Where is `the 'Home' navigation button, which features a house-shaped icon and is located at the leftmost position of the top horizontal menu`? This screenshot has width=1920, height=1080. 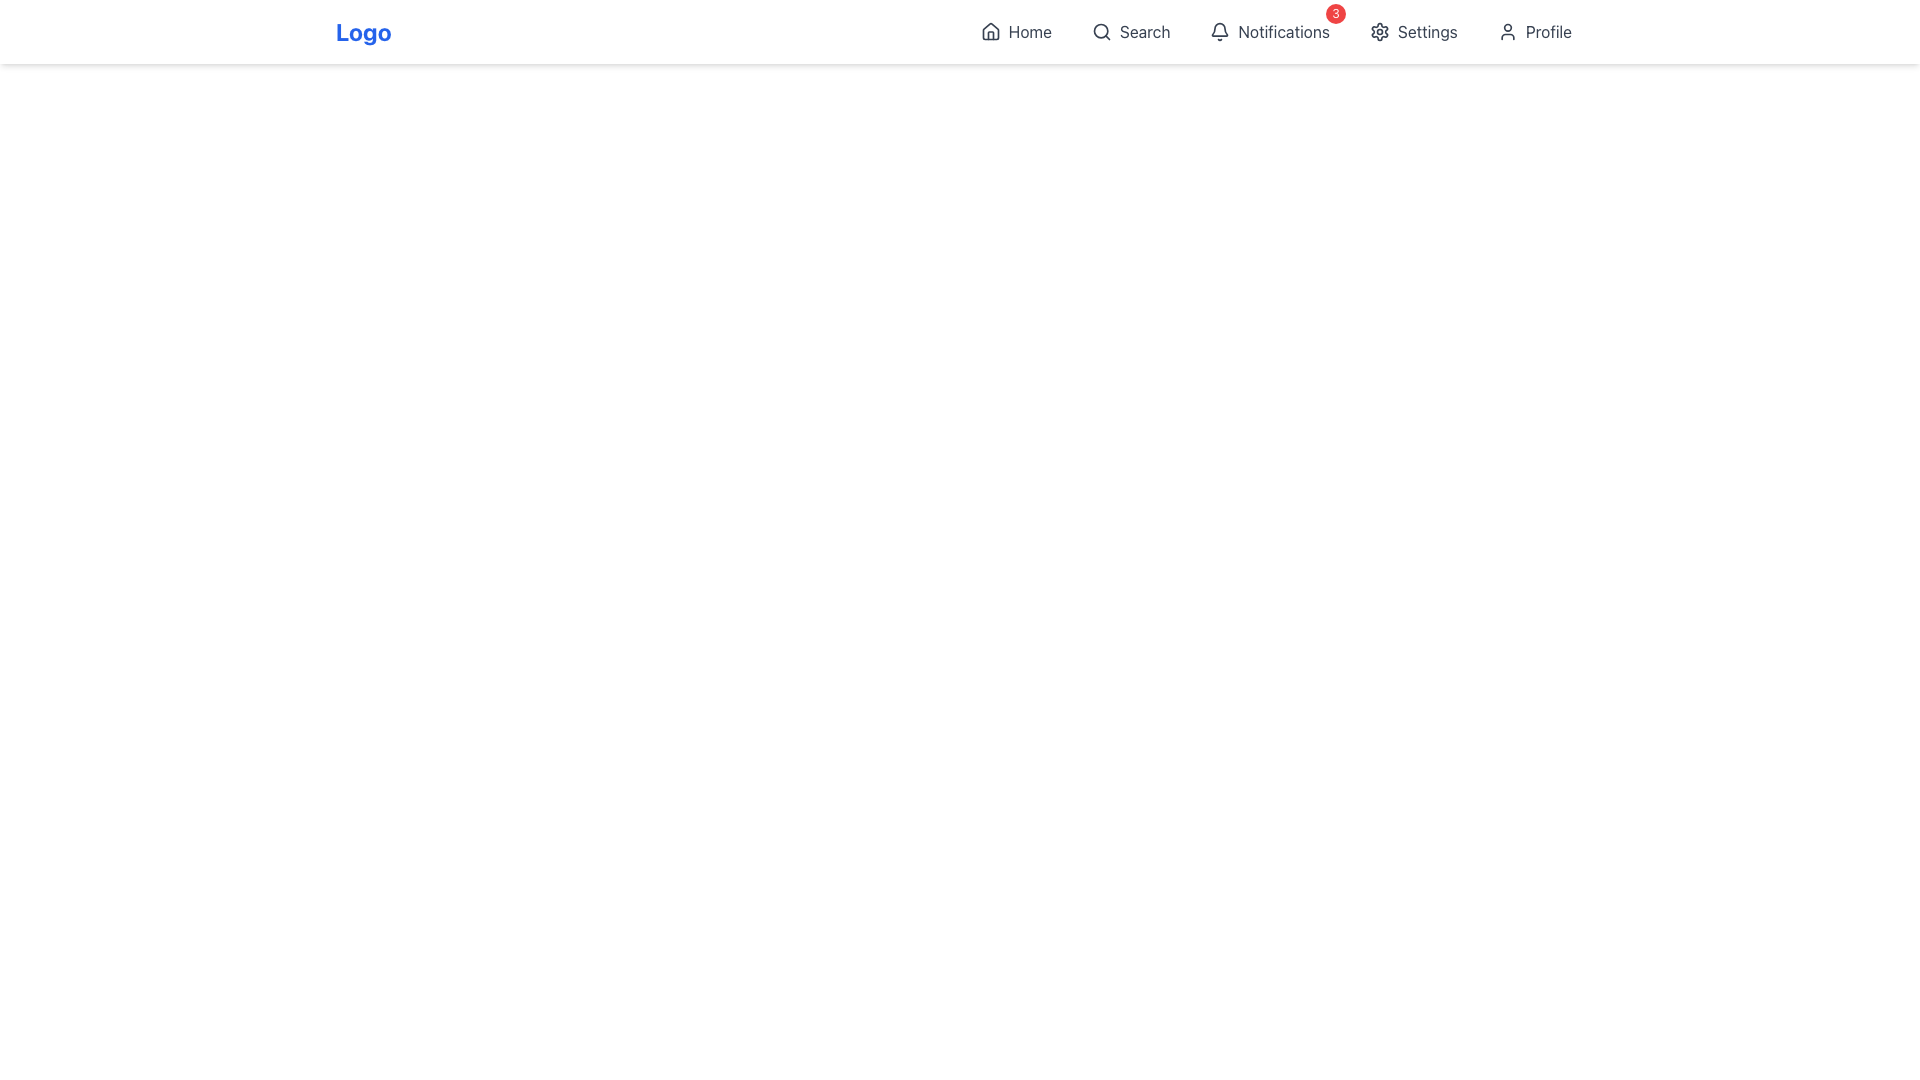
the 'Home' navigation button, which features a house-shaped icon and is located at the leftmost position of the top horizontal menu is located at coordinates (1016, 31).